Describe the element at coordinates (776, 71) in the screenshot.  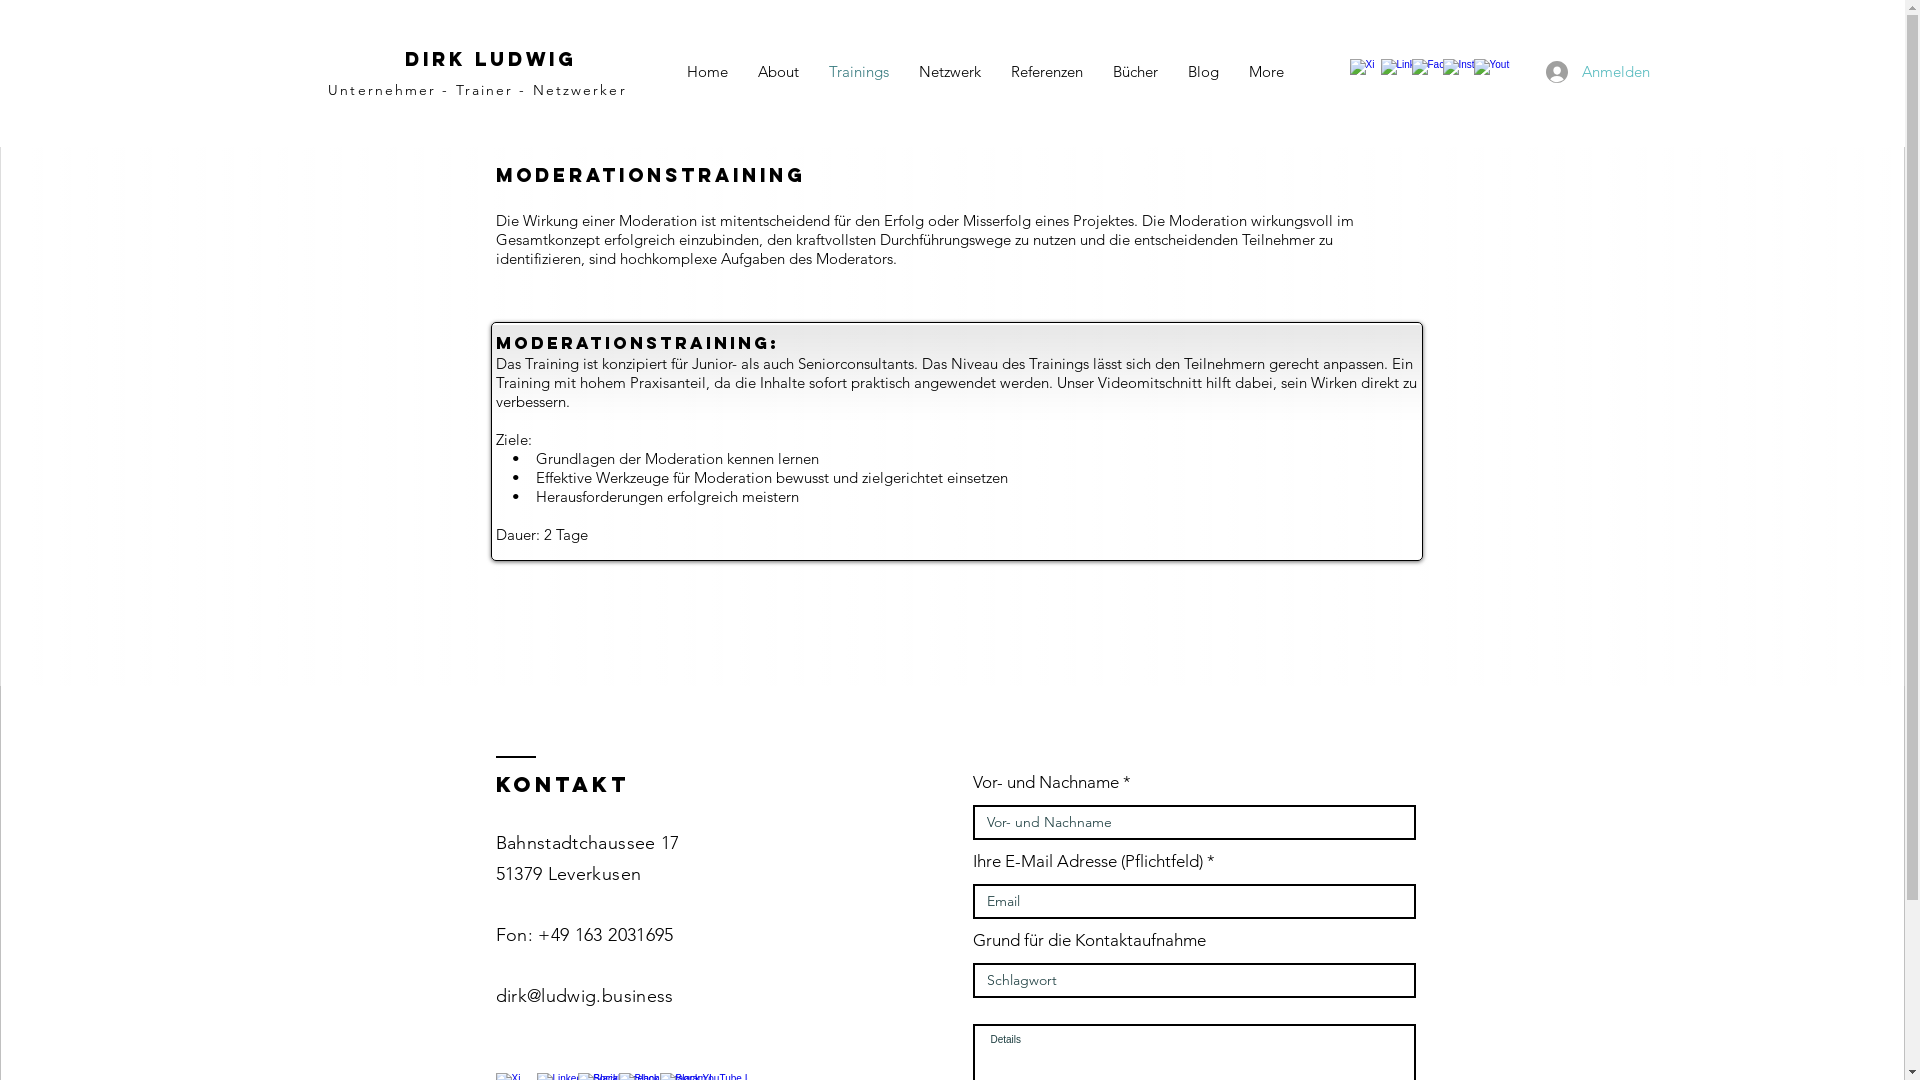
I see `'About'` at that location.